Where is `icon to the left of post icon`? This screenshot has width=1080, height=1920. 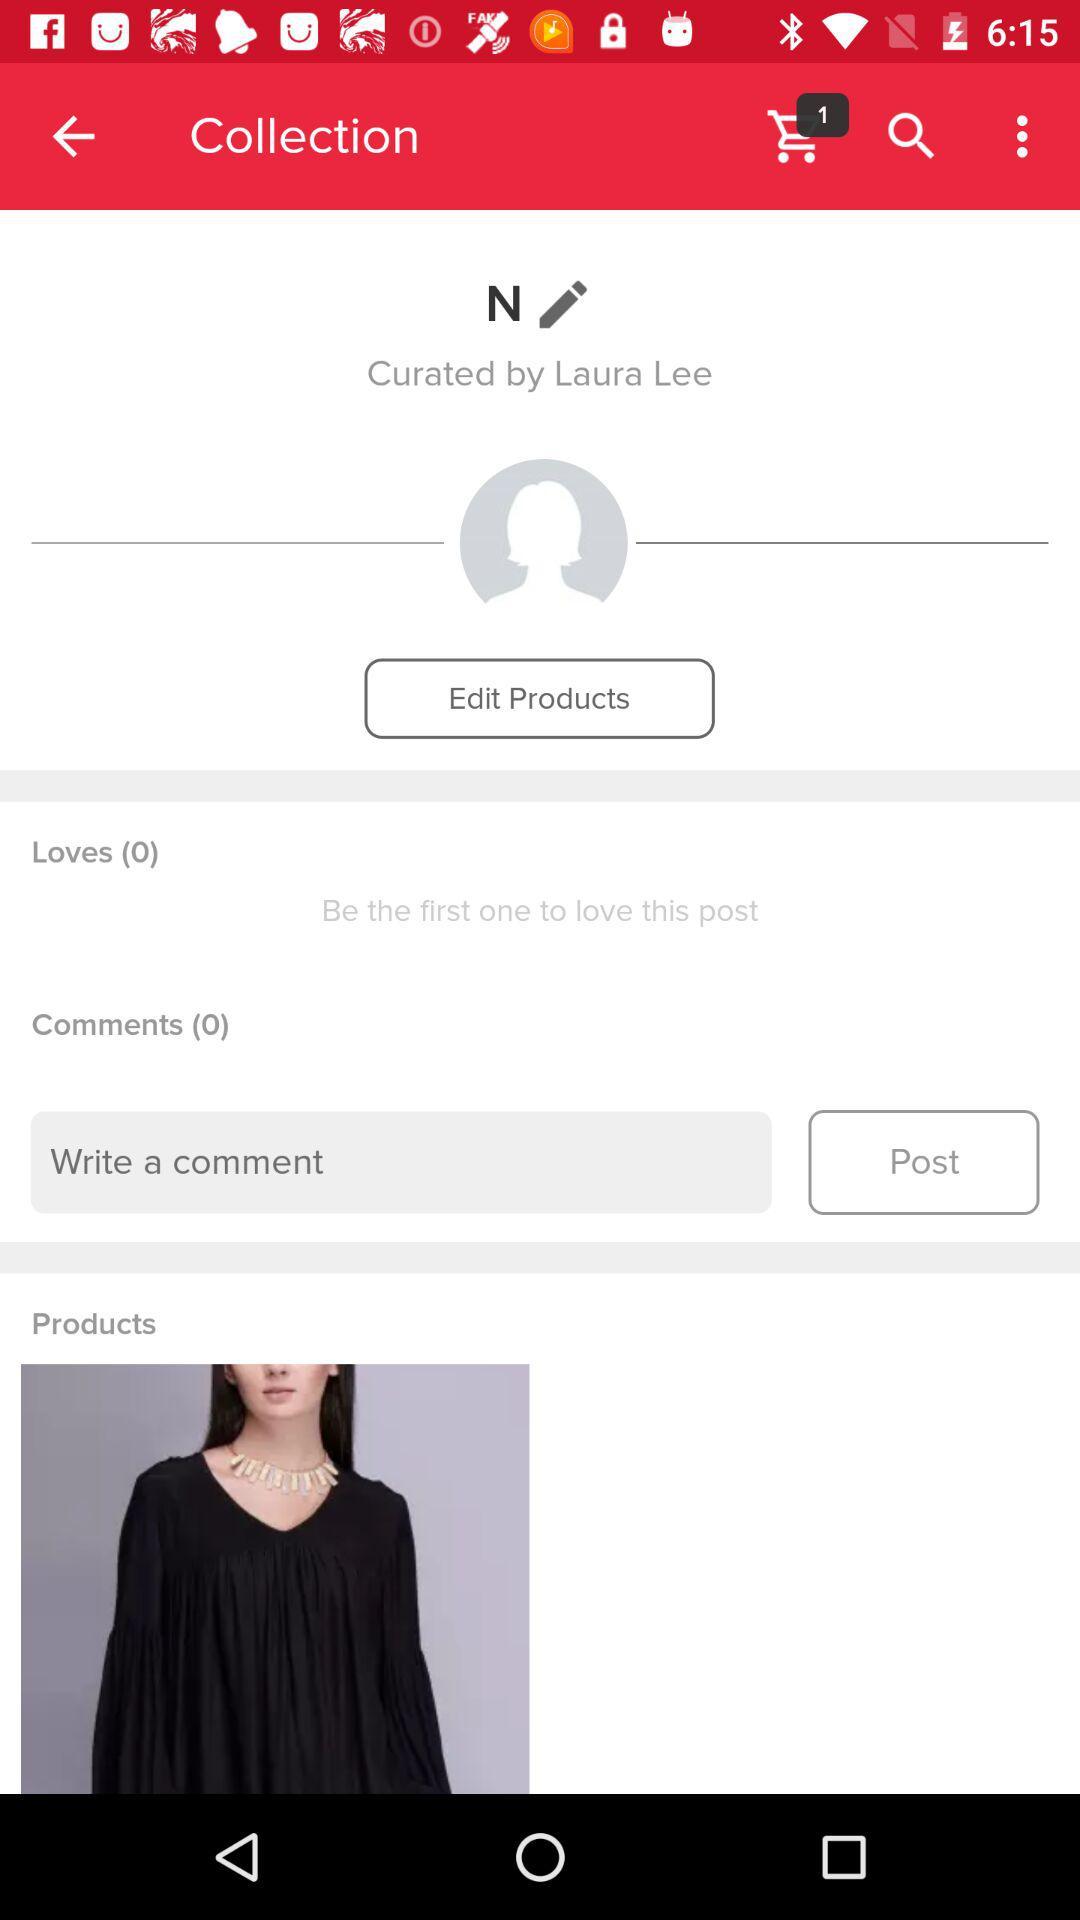 icon to the left of post icon is located at coordinates (401, 1162).